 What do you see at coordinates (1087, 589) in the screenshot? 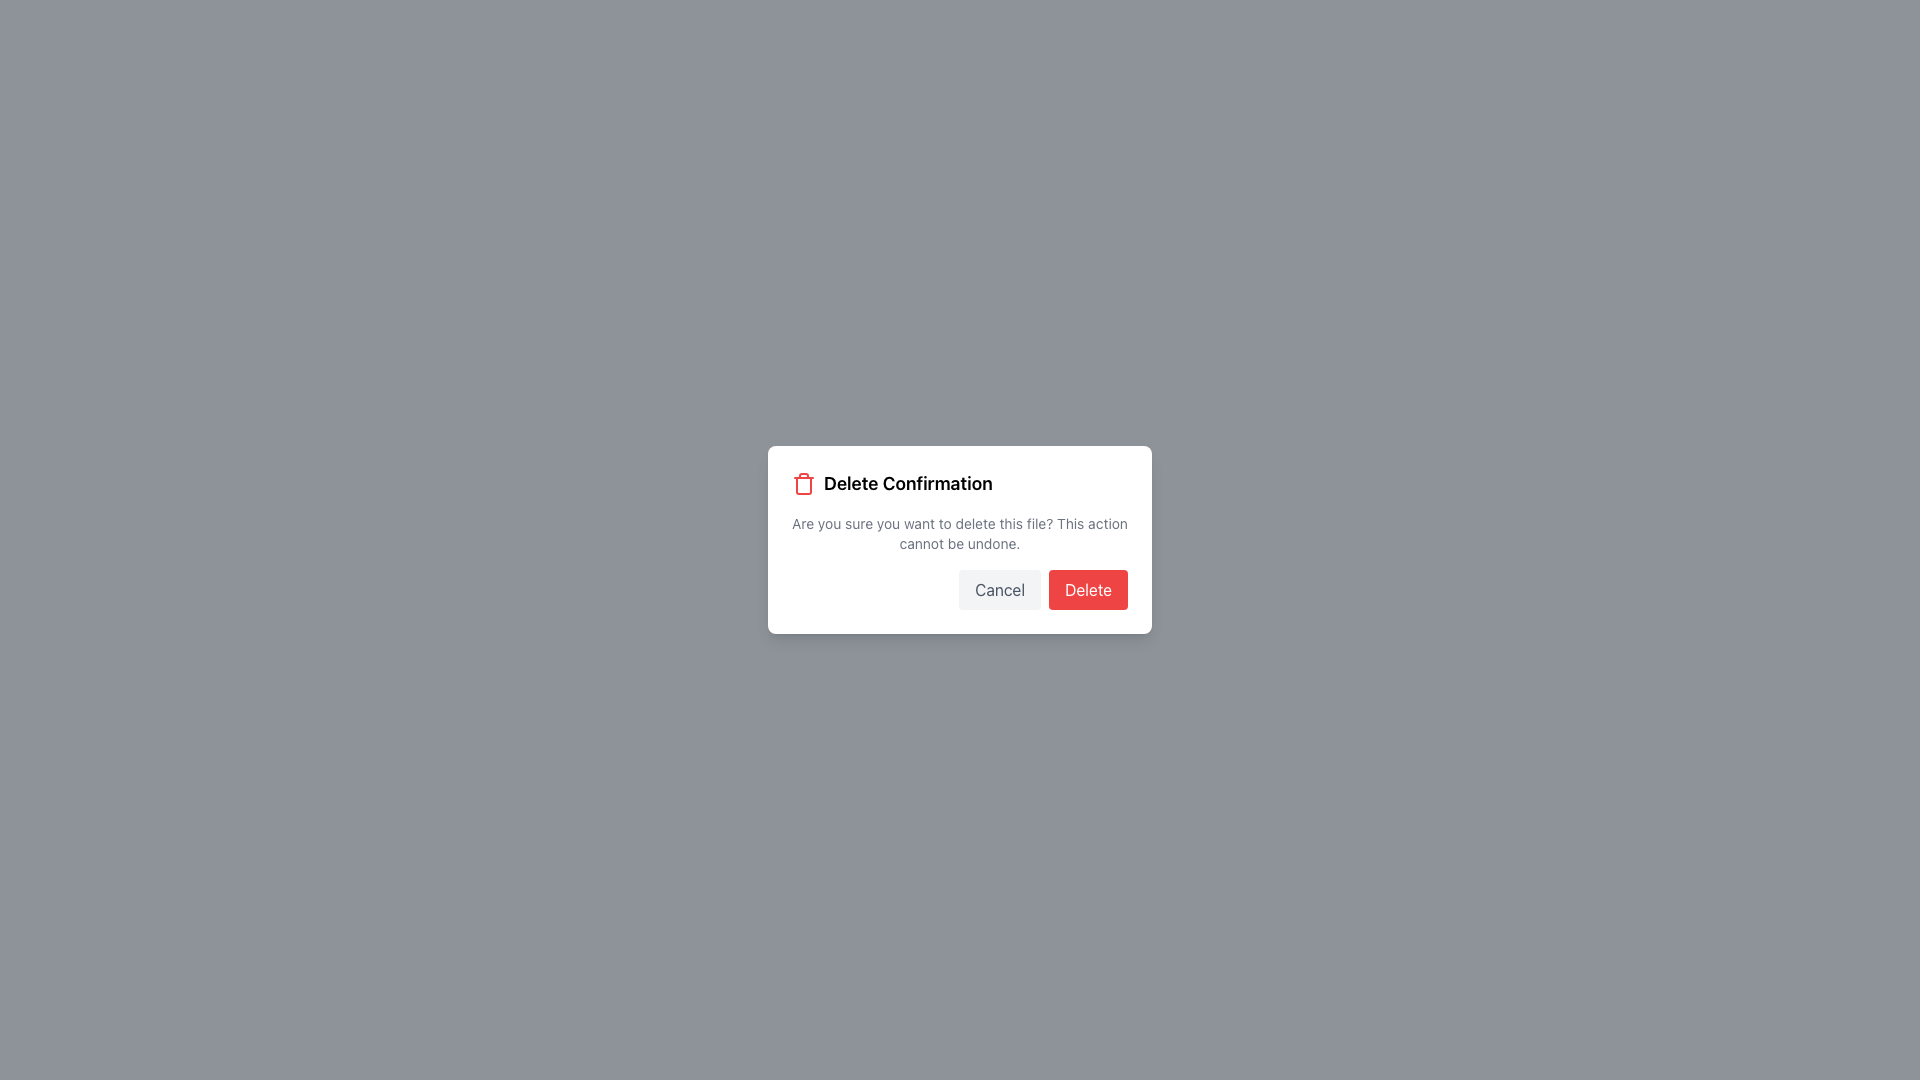
I see `the 'Delete' button, which is a rectangular button with rounded corners, red background, and white text, located in the modal dialog box near the bottom-right corner` at bounding box center [1087, 589].